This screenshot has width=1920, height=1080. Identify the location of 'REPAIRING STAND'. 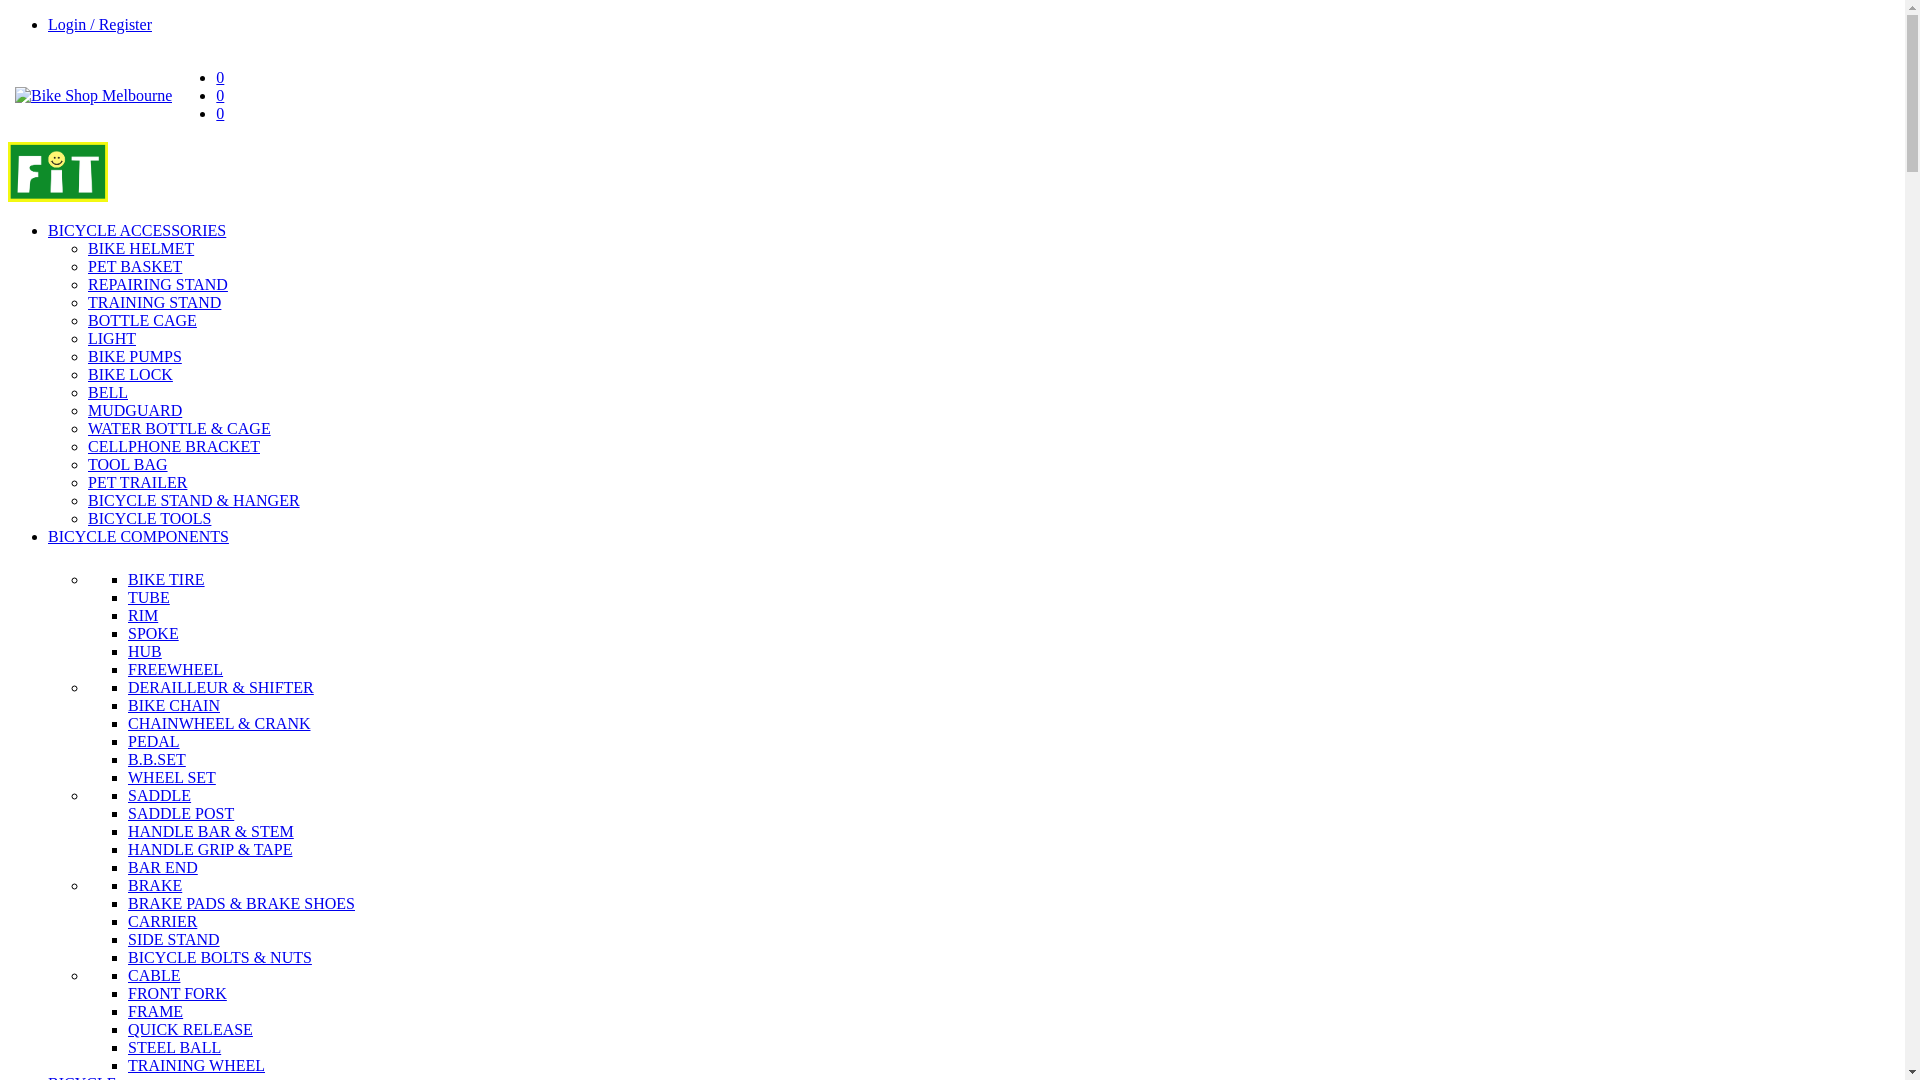
(157, 284).